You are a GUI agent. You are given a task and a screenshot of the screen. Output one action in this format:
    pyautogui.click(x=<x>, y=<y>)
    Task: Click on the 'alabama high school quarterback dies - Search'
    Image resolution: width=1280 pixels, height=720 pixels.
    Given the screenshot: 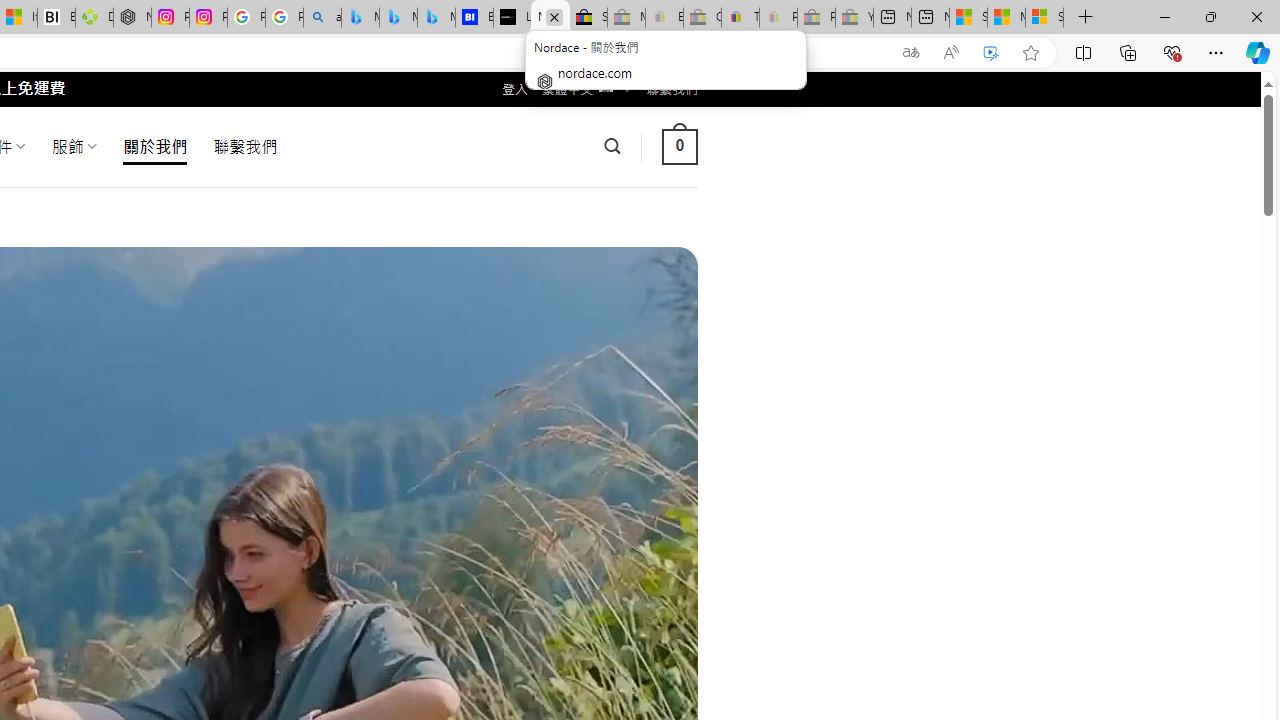 What is the action you would take?
    pyautogui.click(x=321, y=17)
    